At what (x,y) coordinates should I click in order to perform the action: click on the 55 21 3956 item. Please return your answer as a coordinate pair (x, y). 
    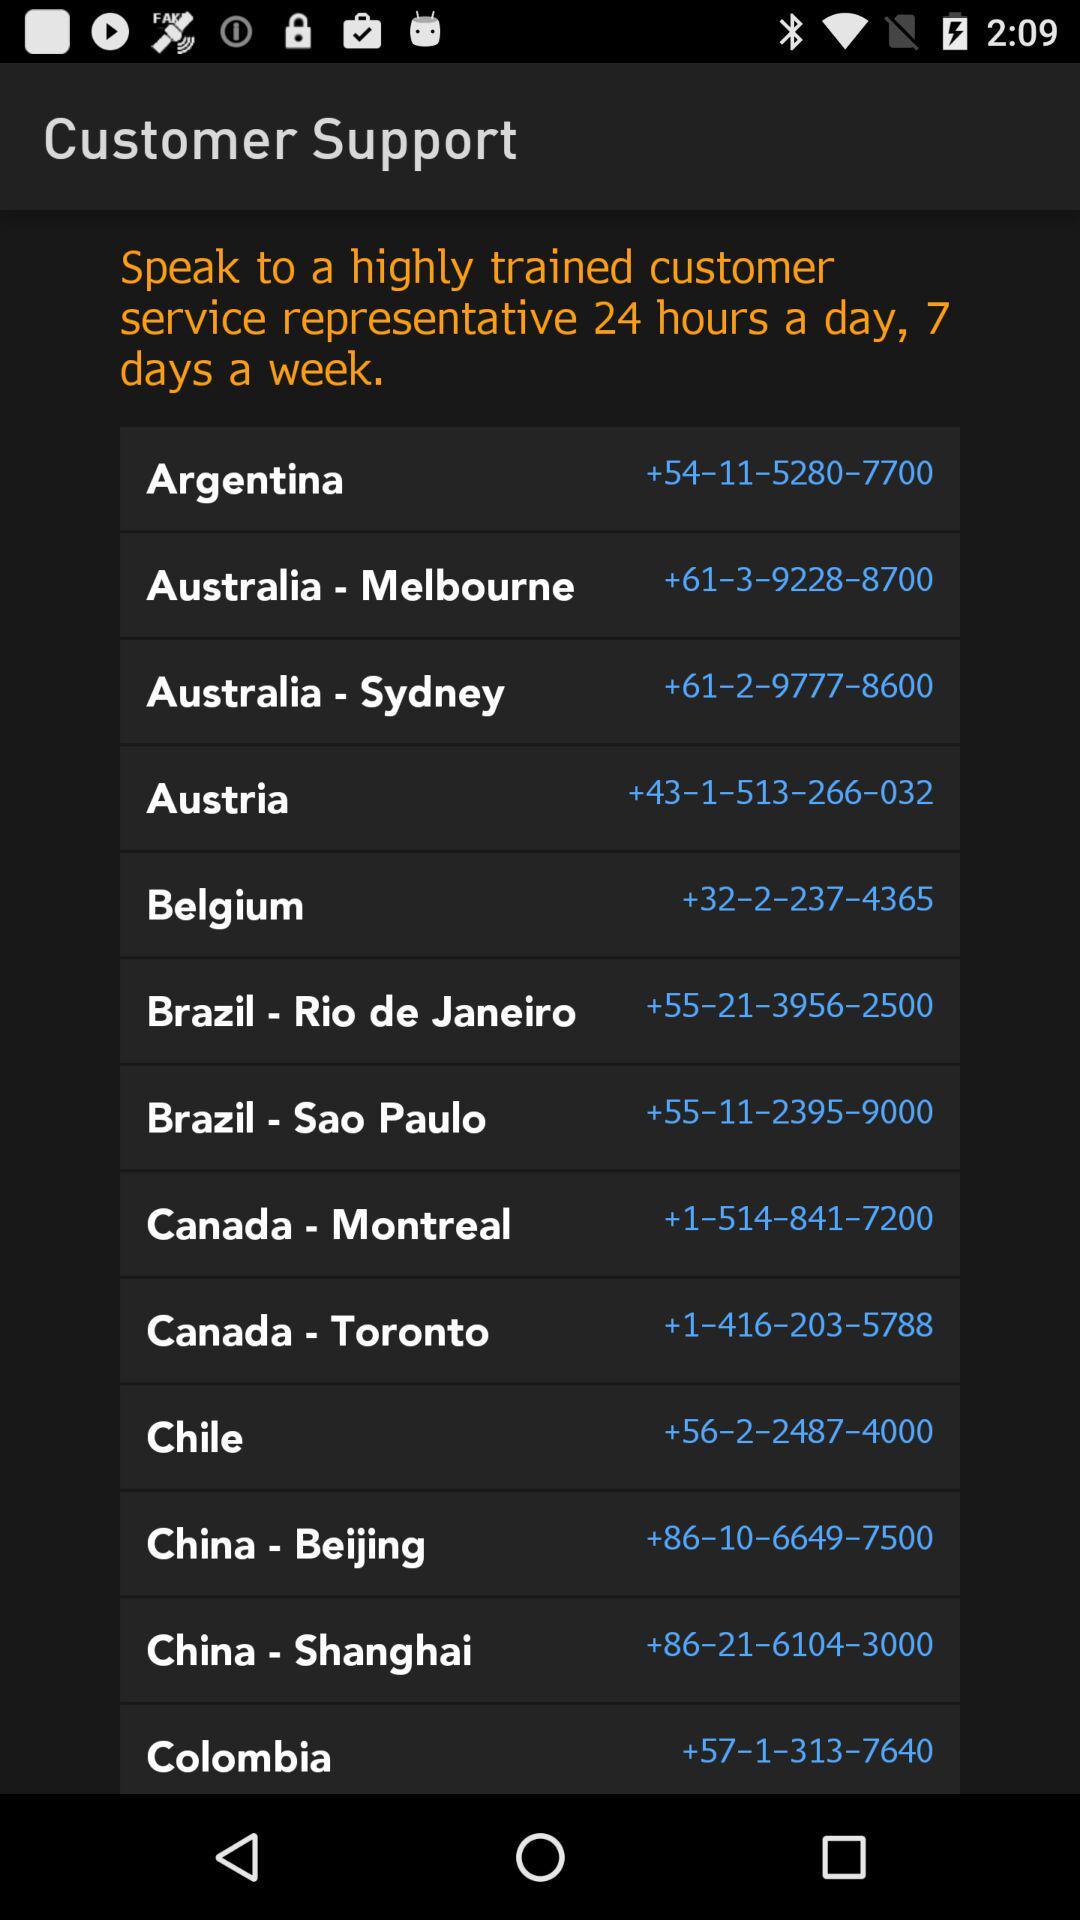
    Looking at the image, I should click on (788, 1004).